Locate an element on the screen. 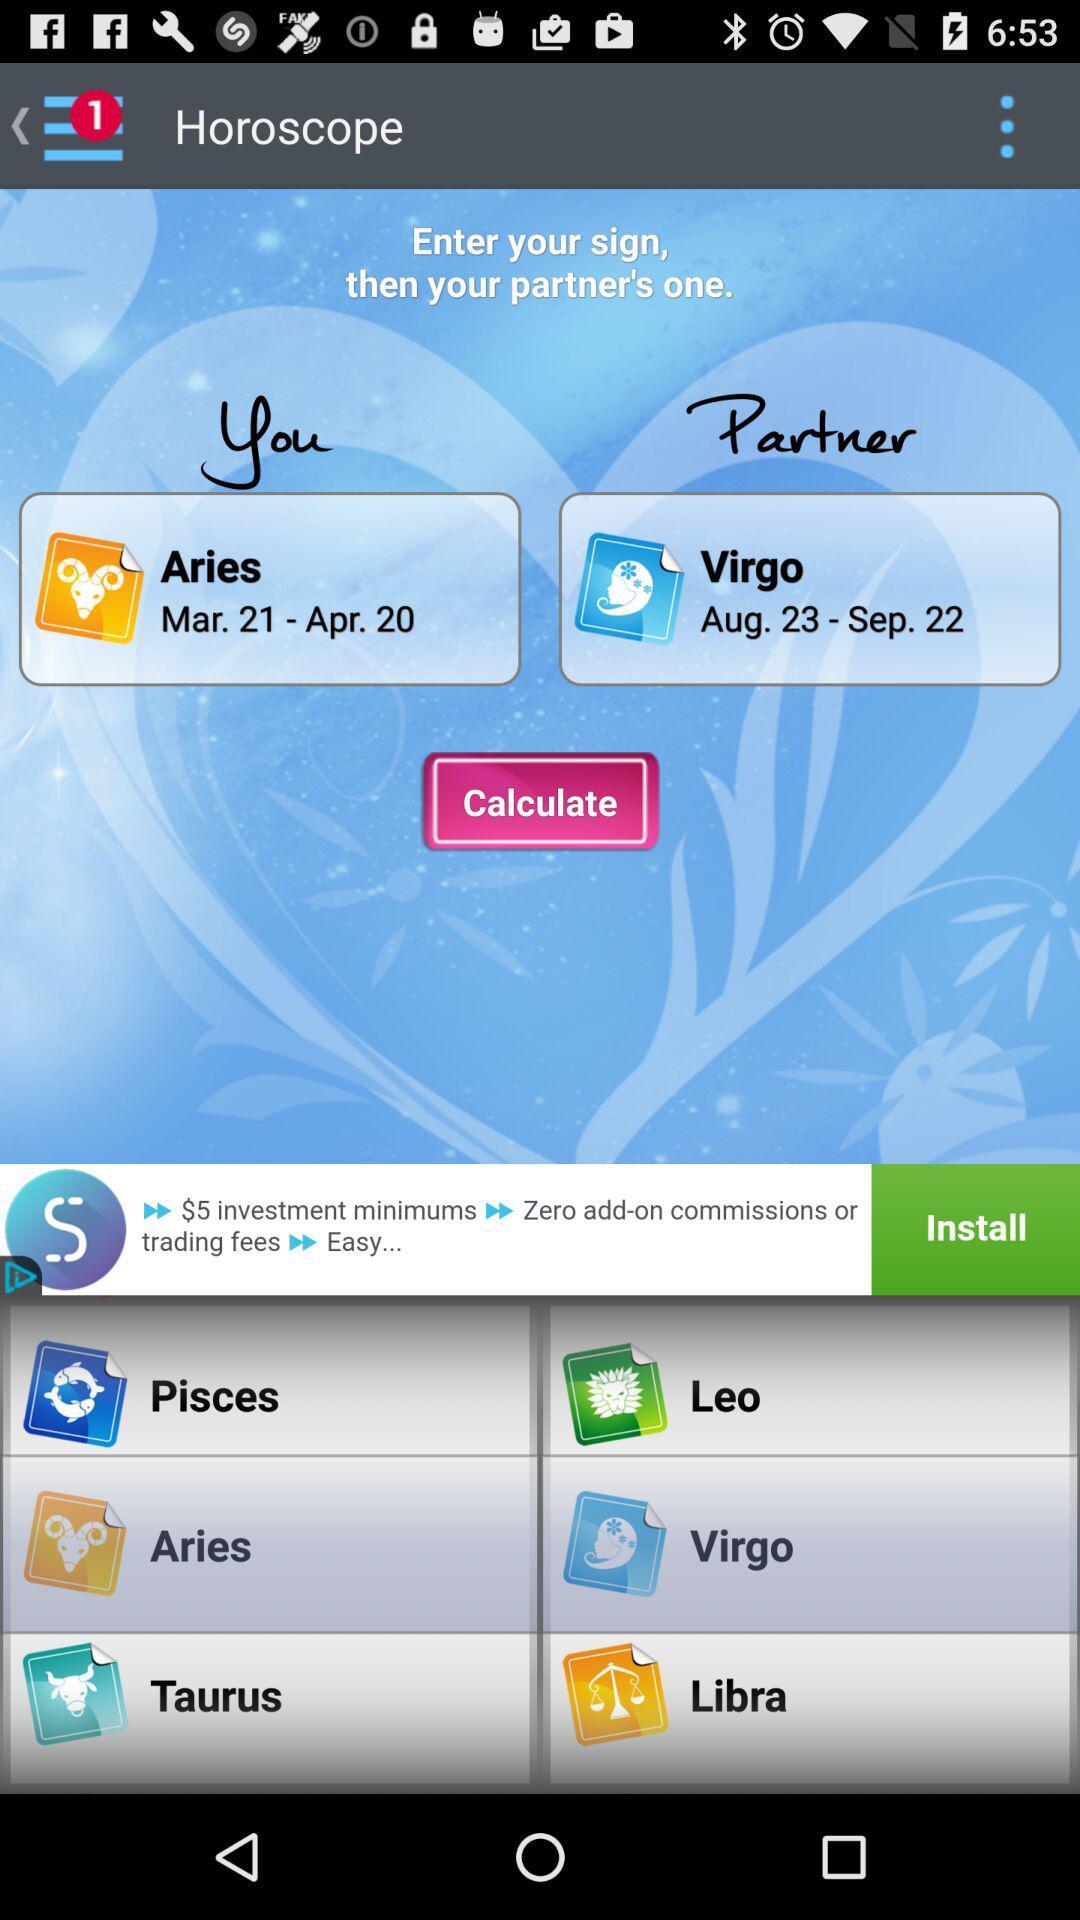  the item to the right of the horoscope item is located at coordinates (1006, 124).